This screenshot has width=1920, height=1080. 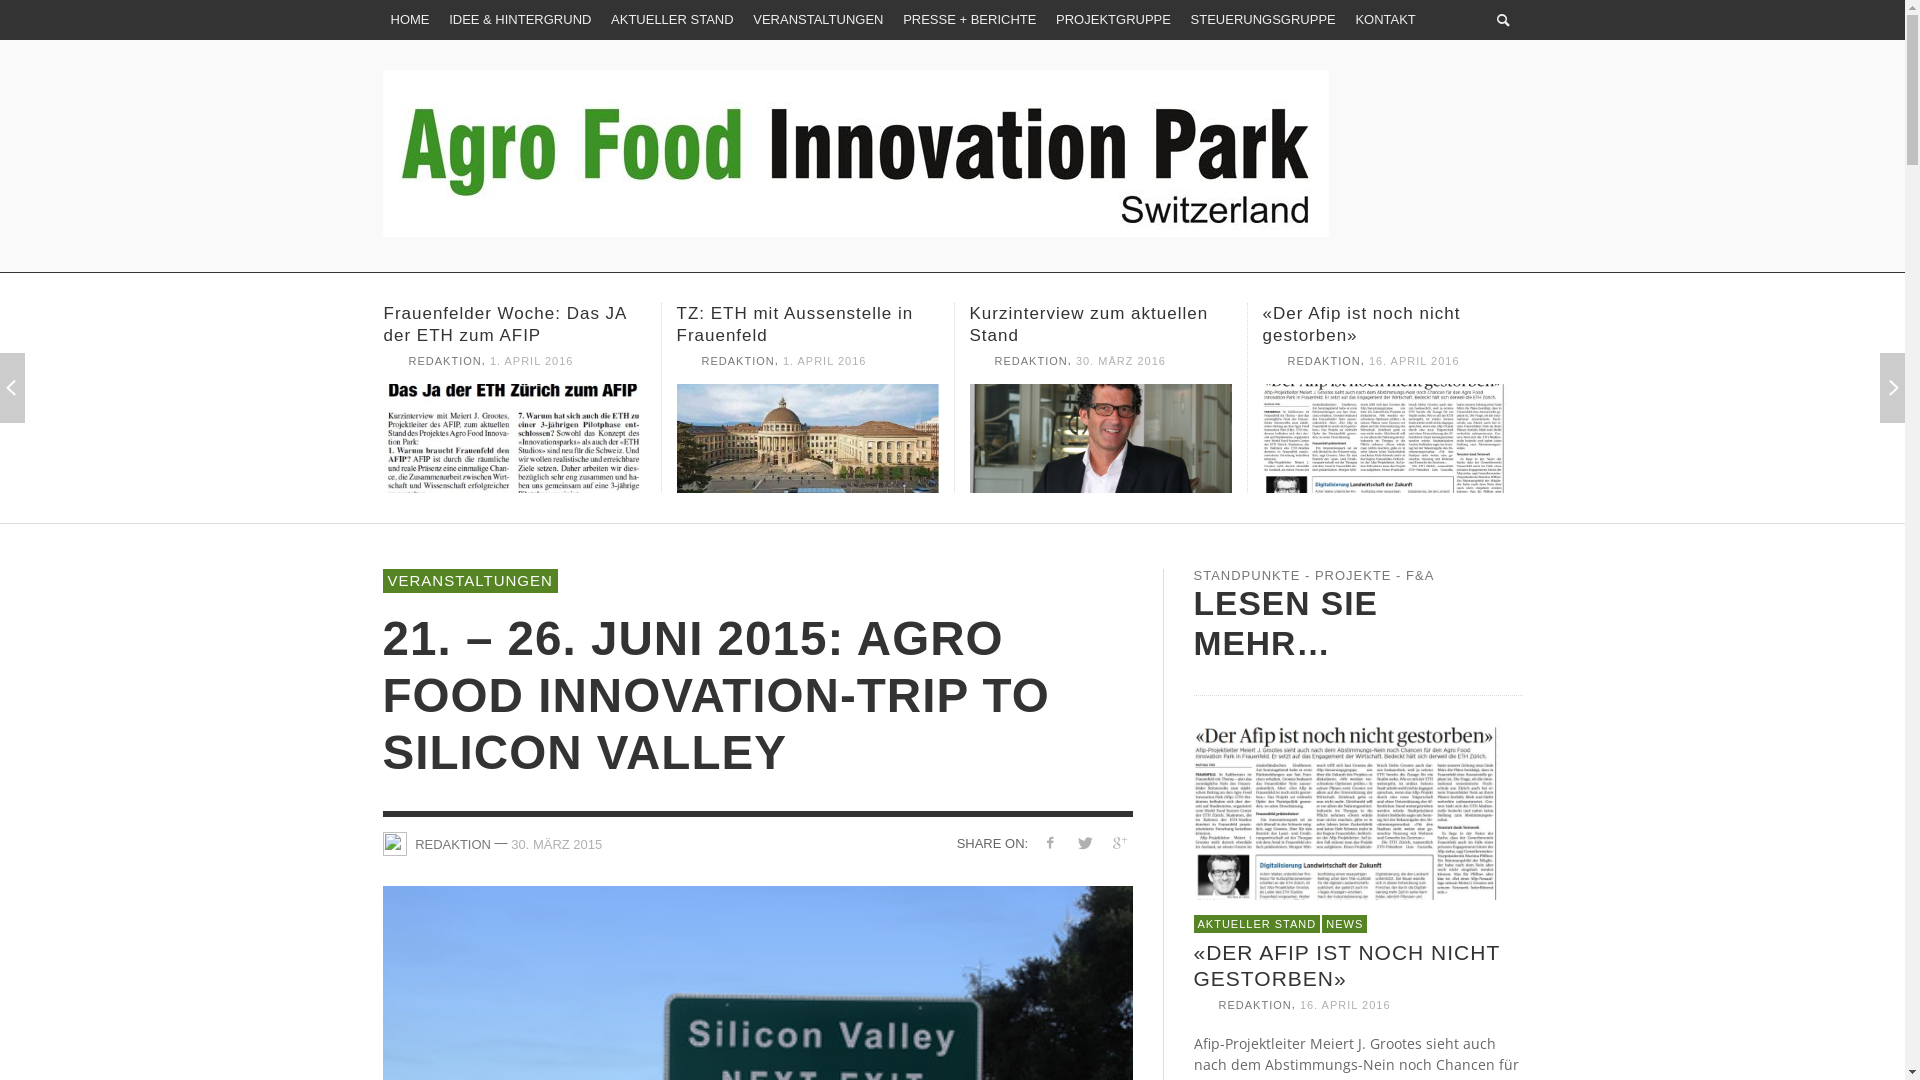 I want to click on 'Share on Facebook', so click(x=1048, y=842).